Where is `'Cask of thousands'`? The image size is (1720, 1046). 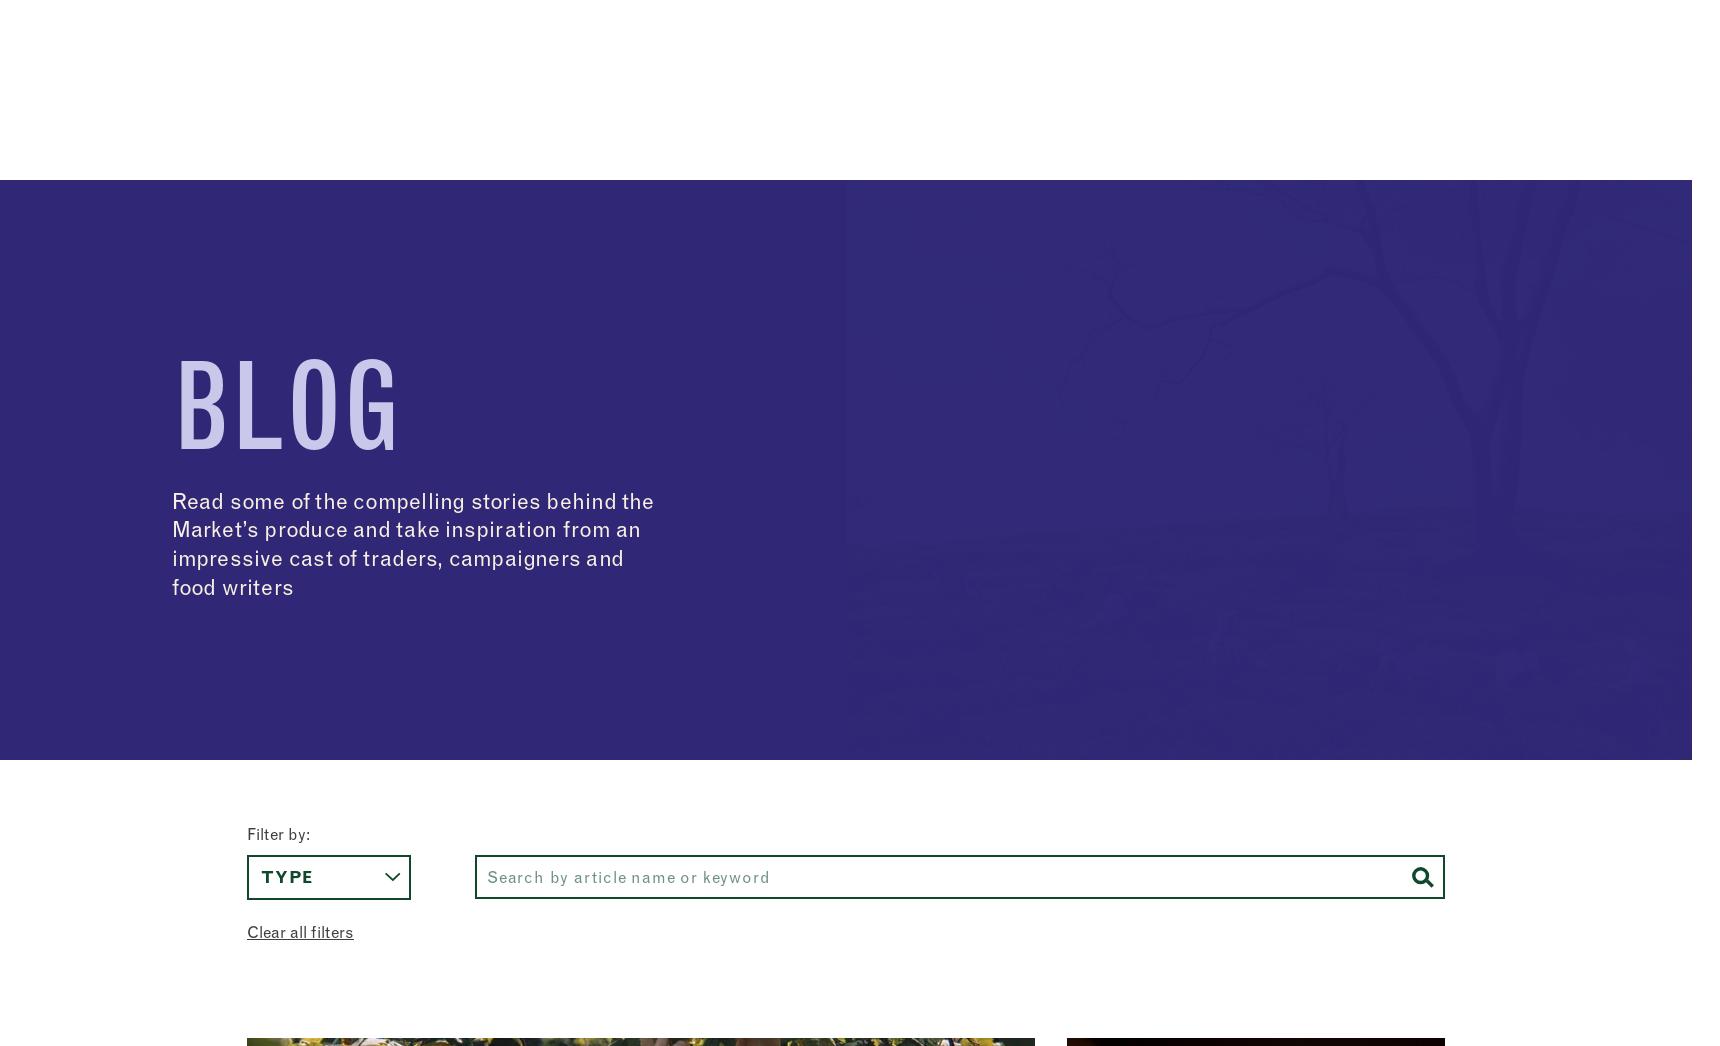 'Cask of thousands' is located at coordinates (347, 218).